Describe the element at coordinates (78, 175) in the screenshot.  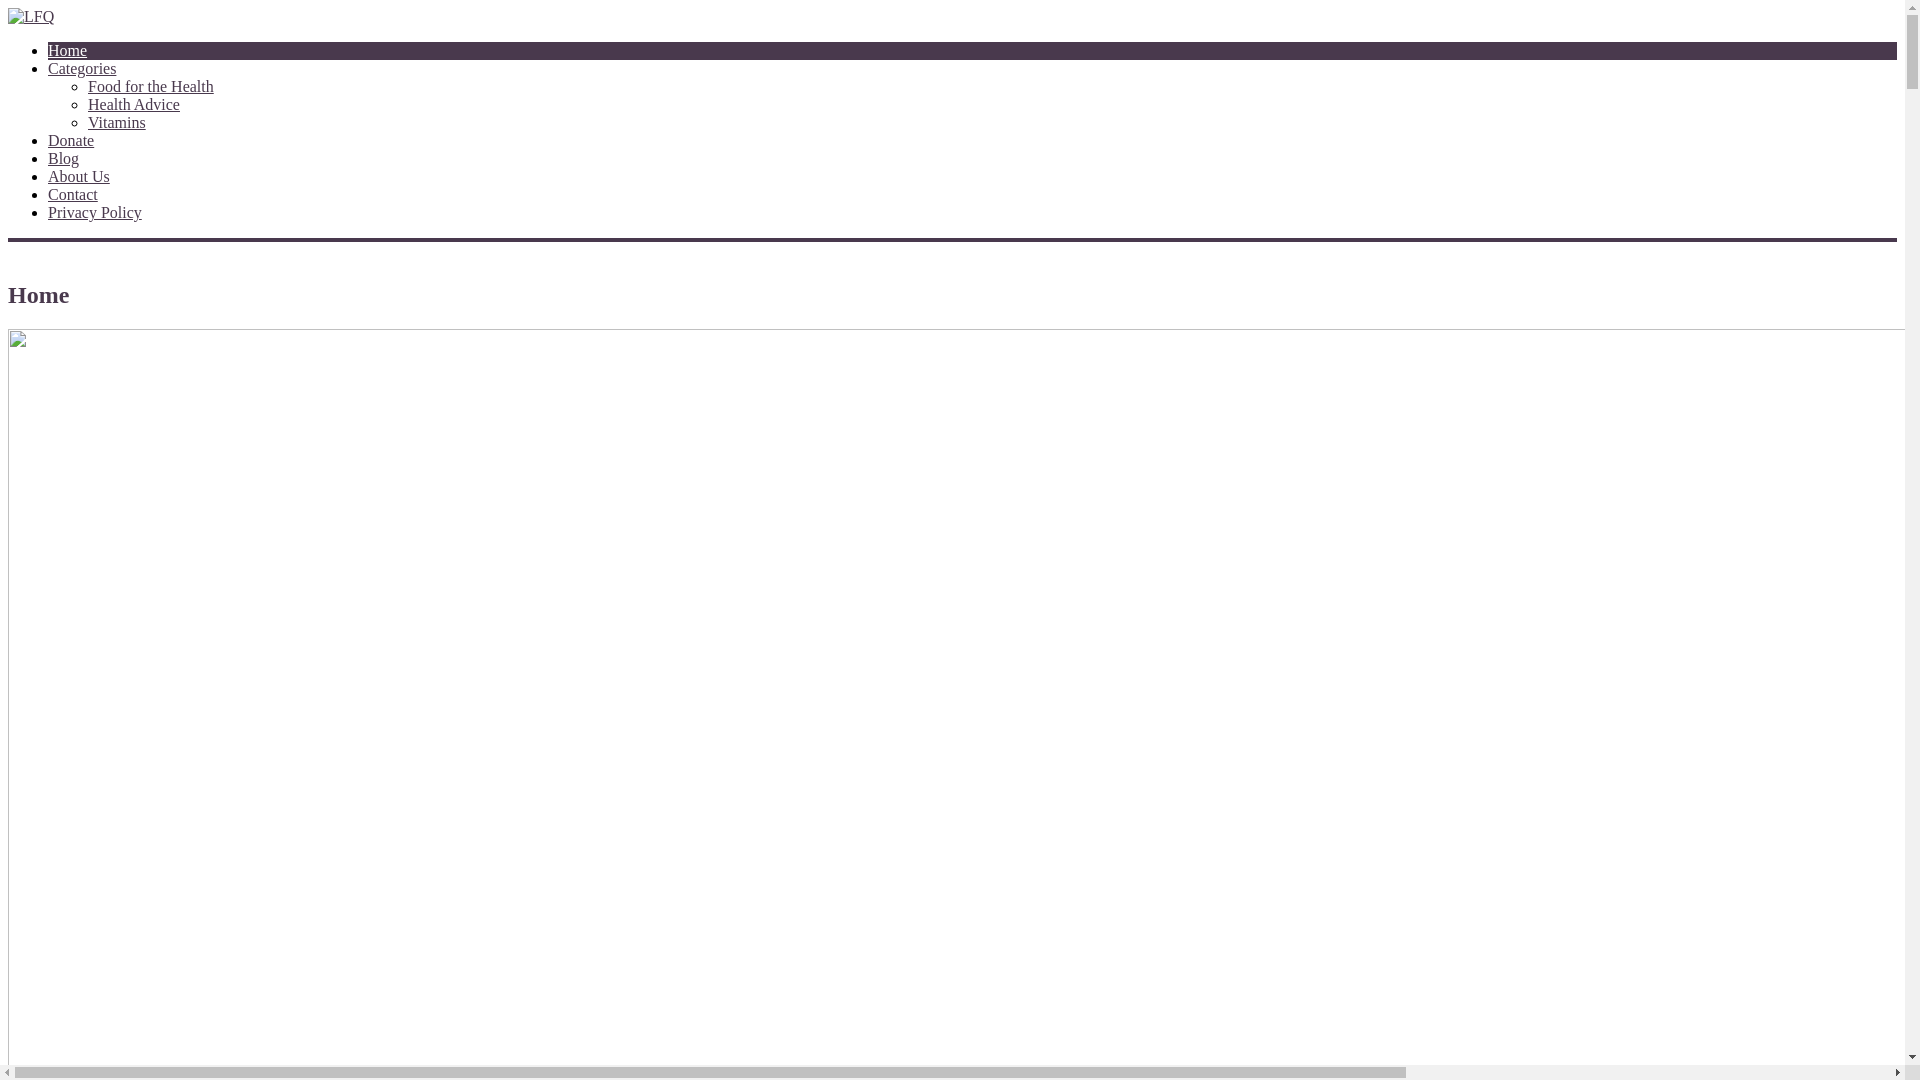
I see `'About Us'` at that location.